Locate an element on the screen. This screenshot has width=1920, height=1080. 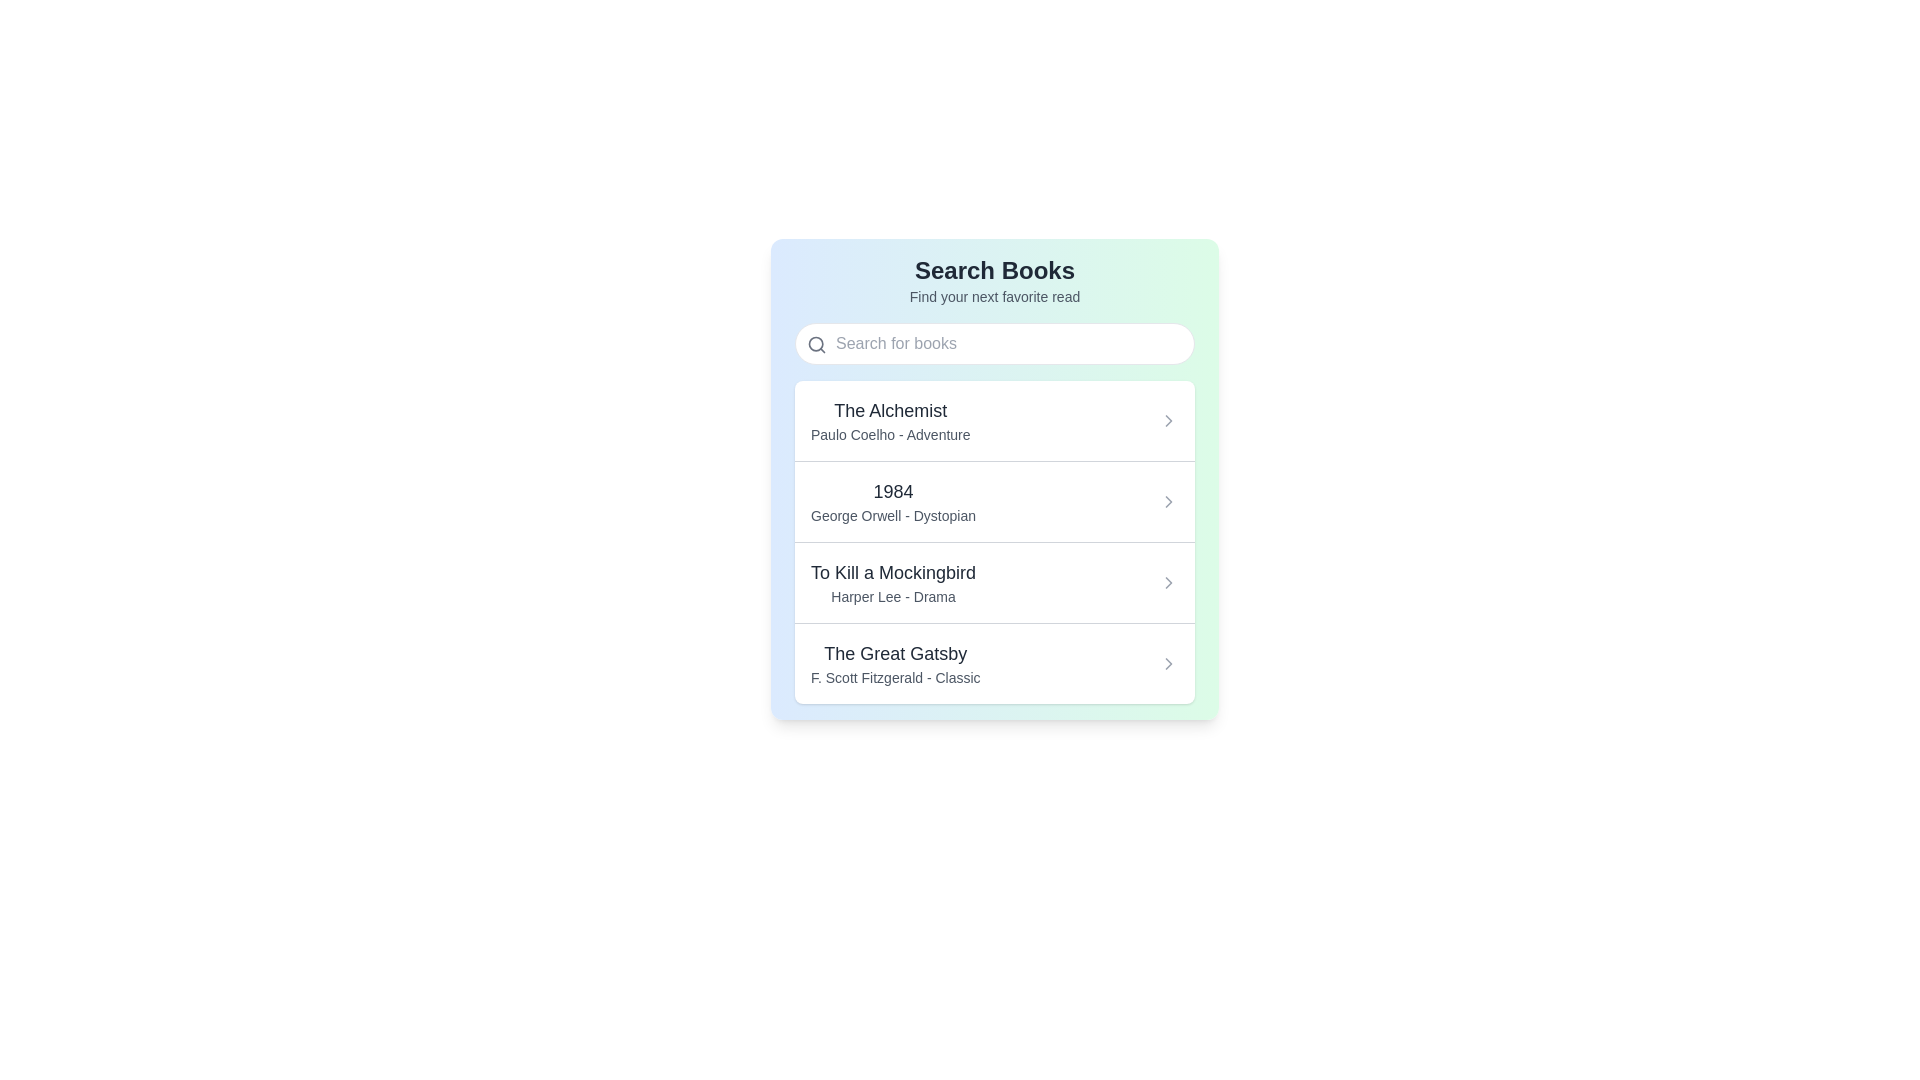
the last book item displayed in the 'Search Books' interface, located in the fourth row of the list, which includes the book's title and supplementary information is located at coordinates (894, 663).